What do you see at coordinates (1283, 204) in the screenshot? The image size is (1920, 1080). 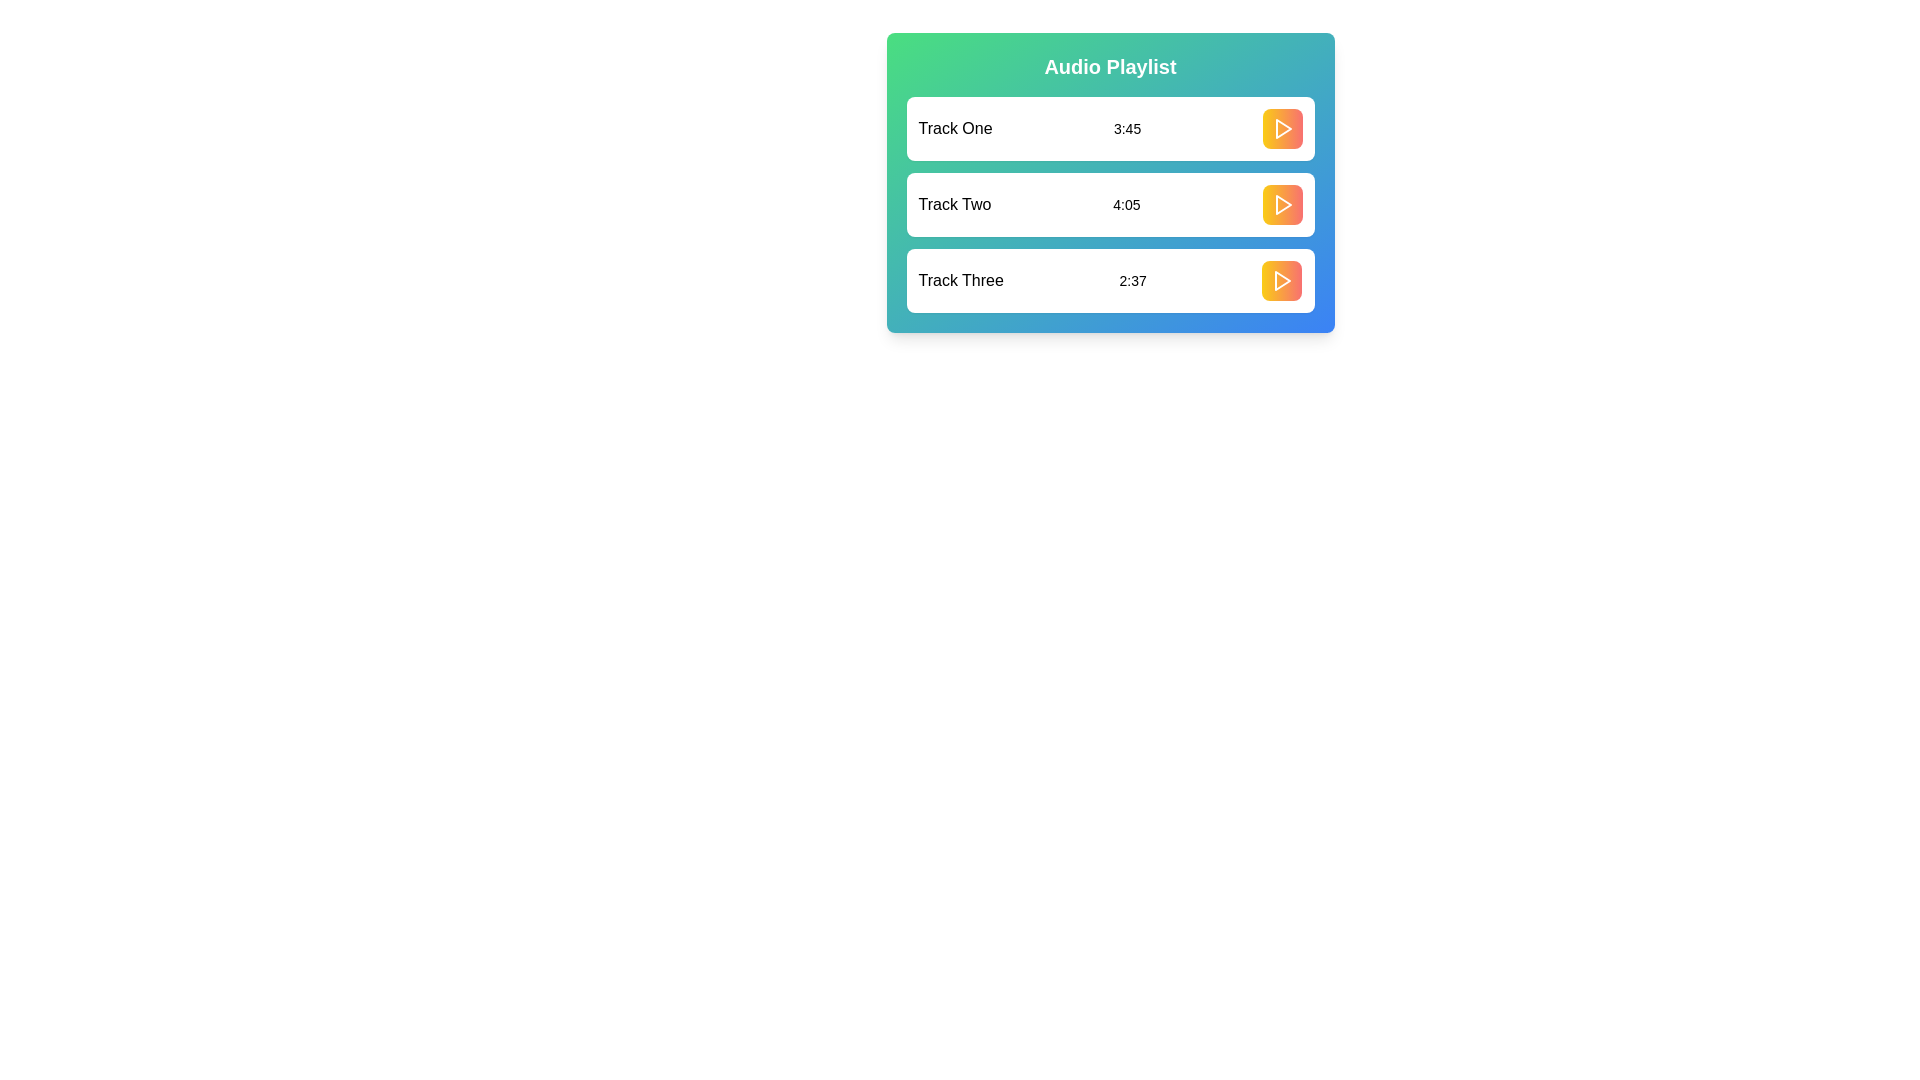 I see `the play button for 'Track Two' located in the middle row on the far right side of the vertical playlist to initiate playback` at bounding box center [1283, 204].